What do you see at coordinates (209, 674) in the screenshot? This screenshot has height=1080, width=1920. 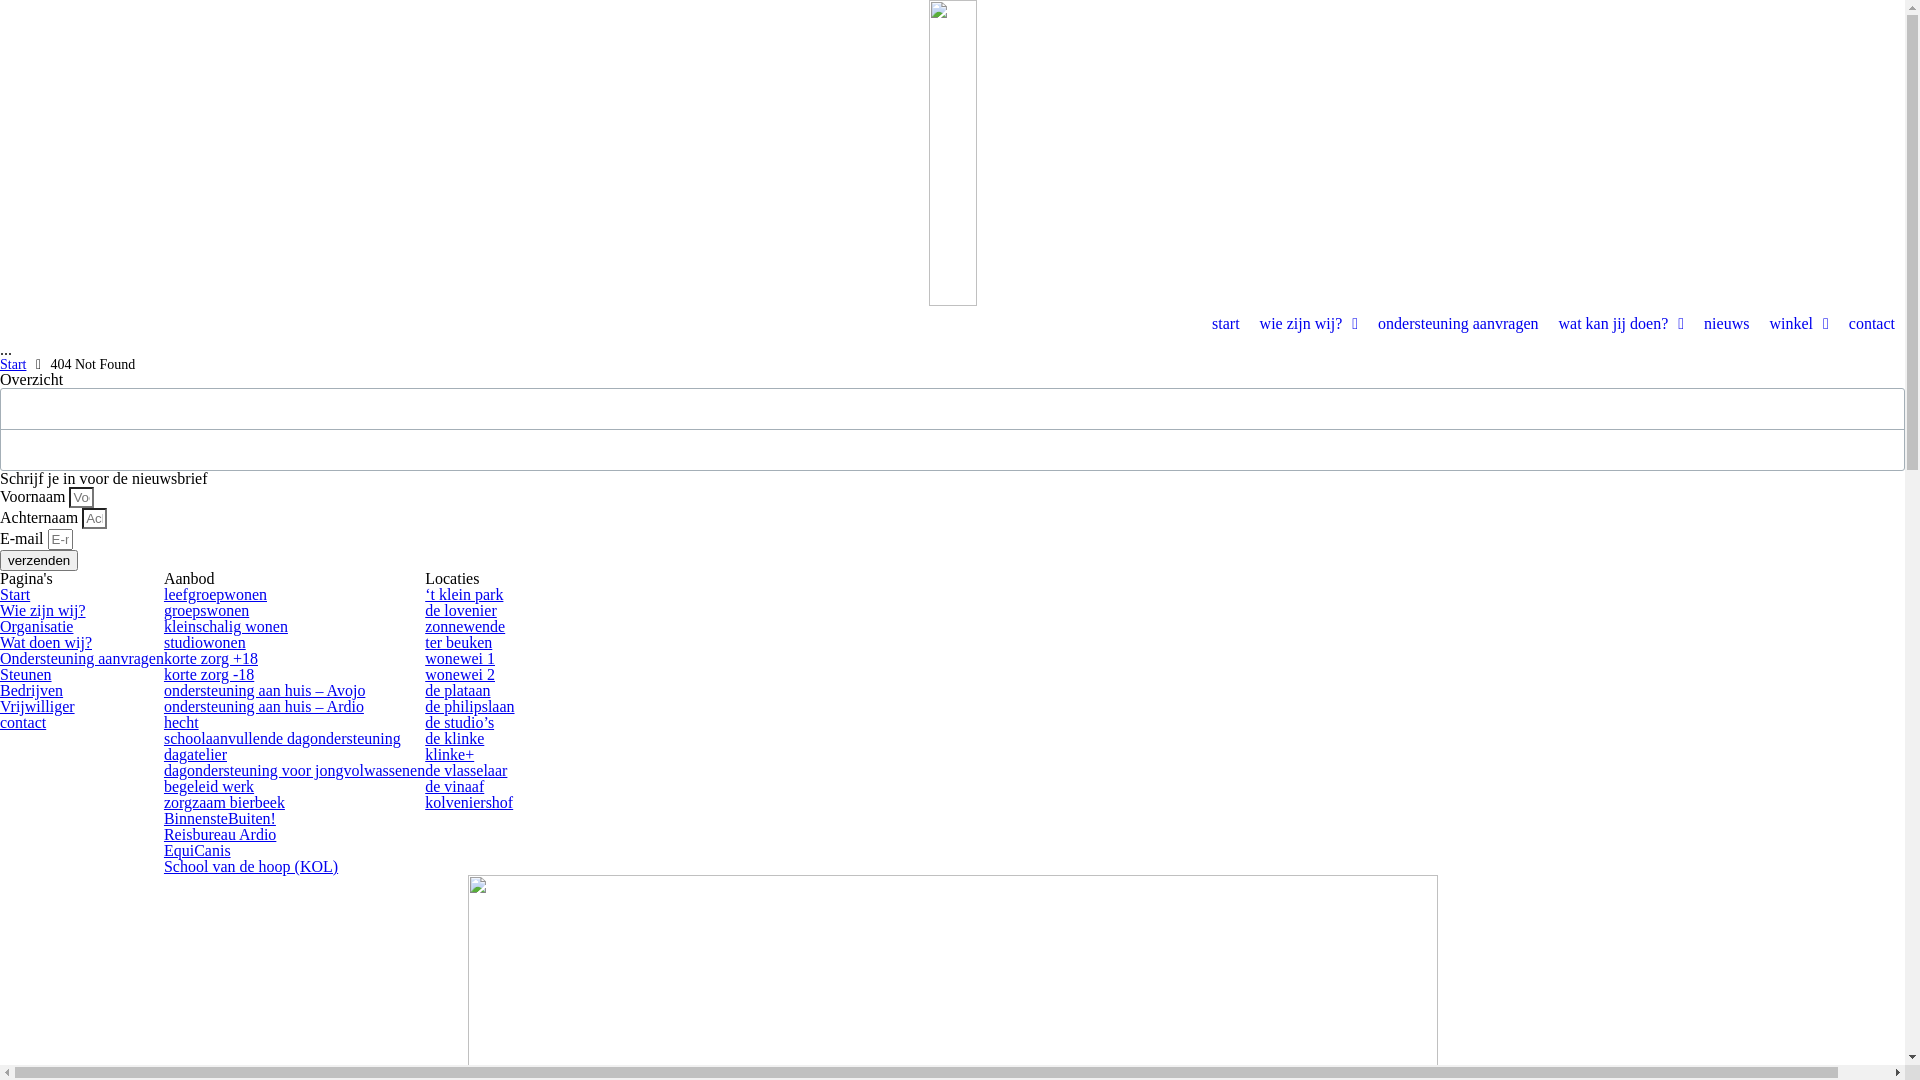 I see `'korte zorg -18'` at bounding box center [209, 674].